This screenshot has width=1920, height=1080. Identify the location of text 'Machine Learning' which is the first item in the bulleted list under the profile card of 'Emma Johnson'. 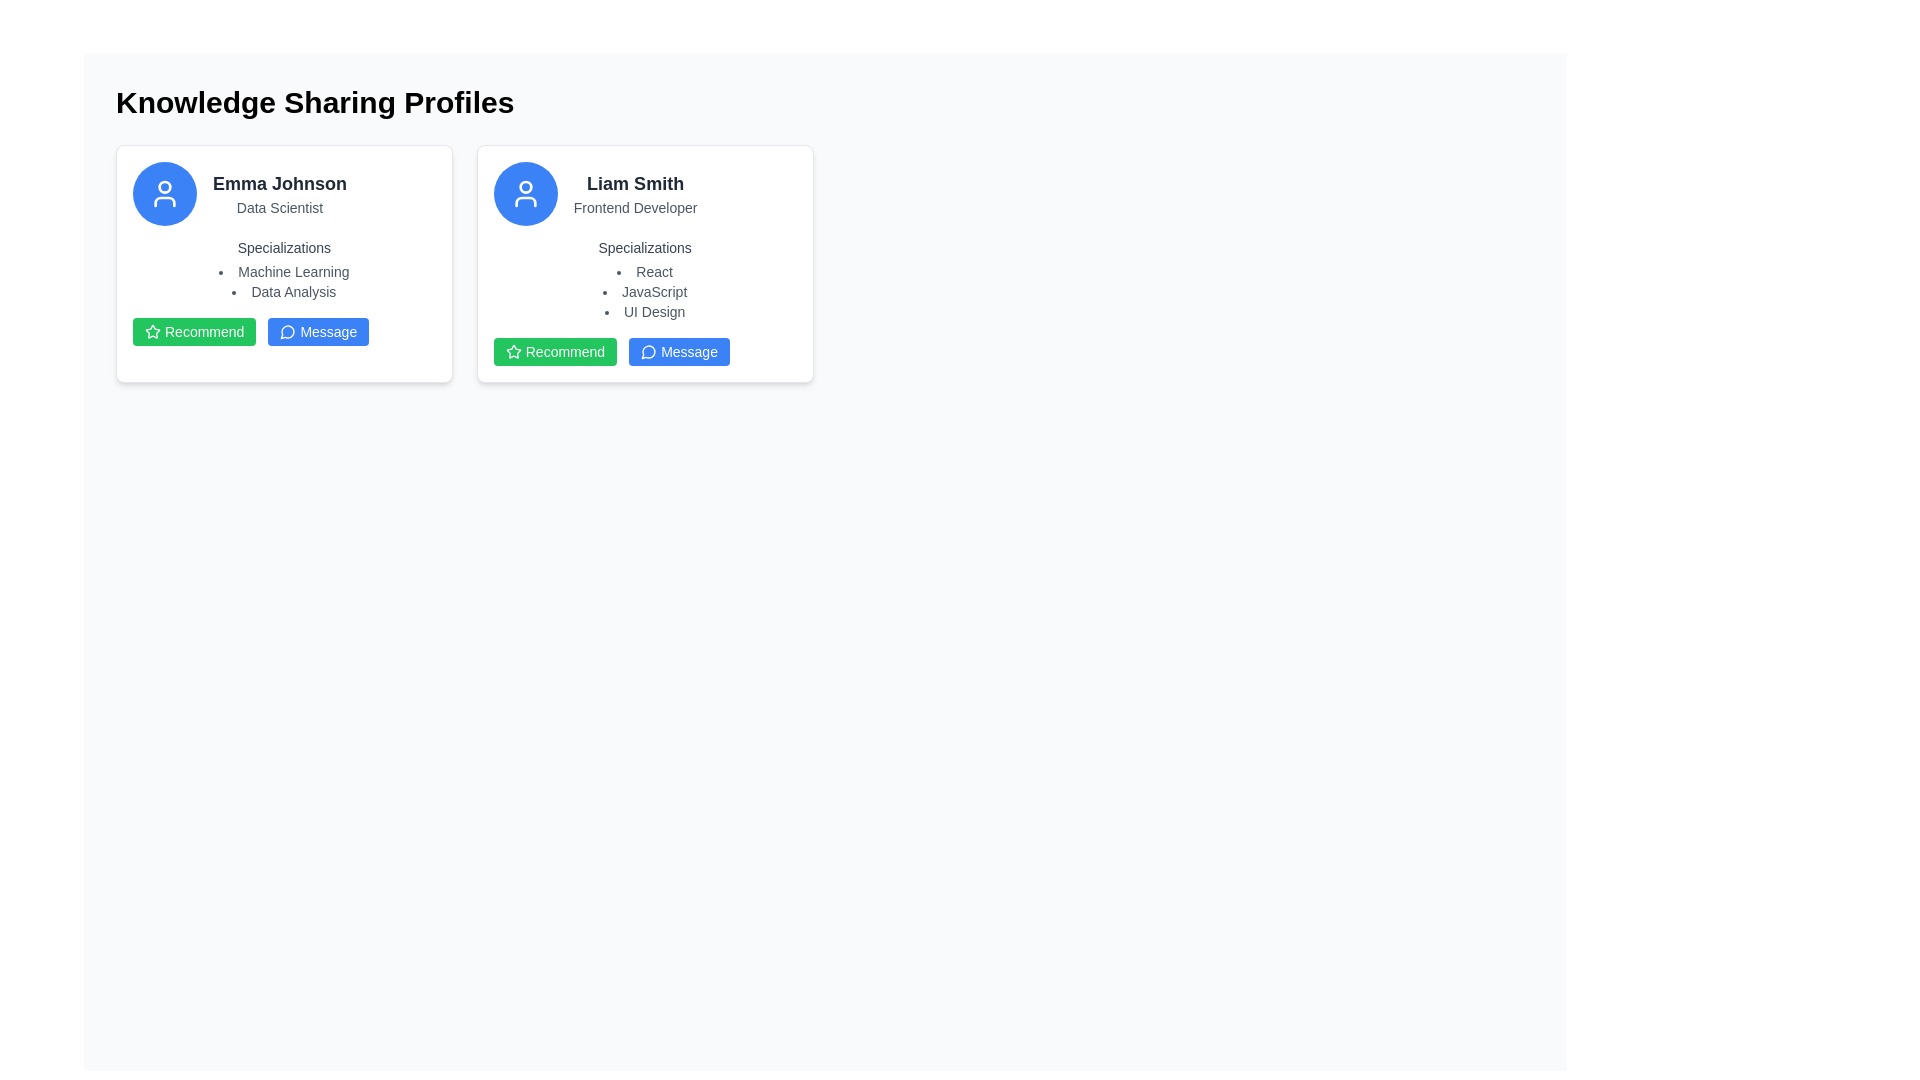
(283, 272).